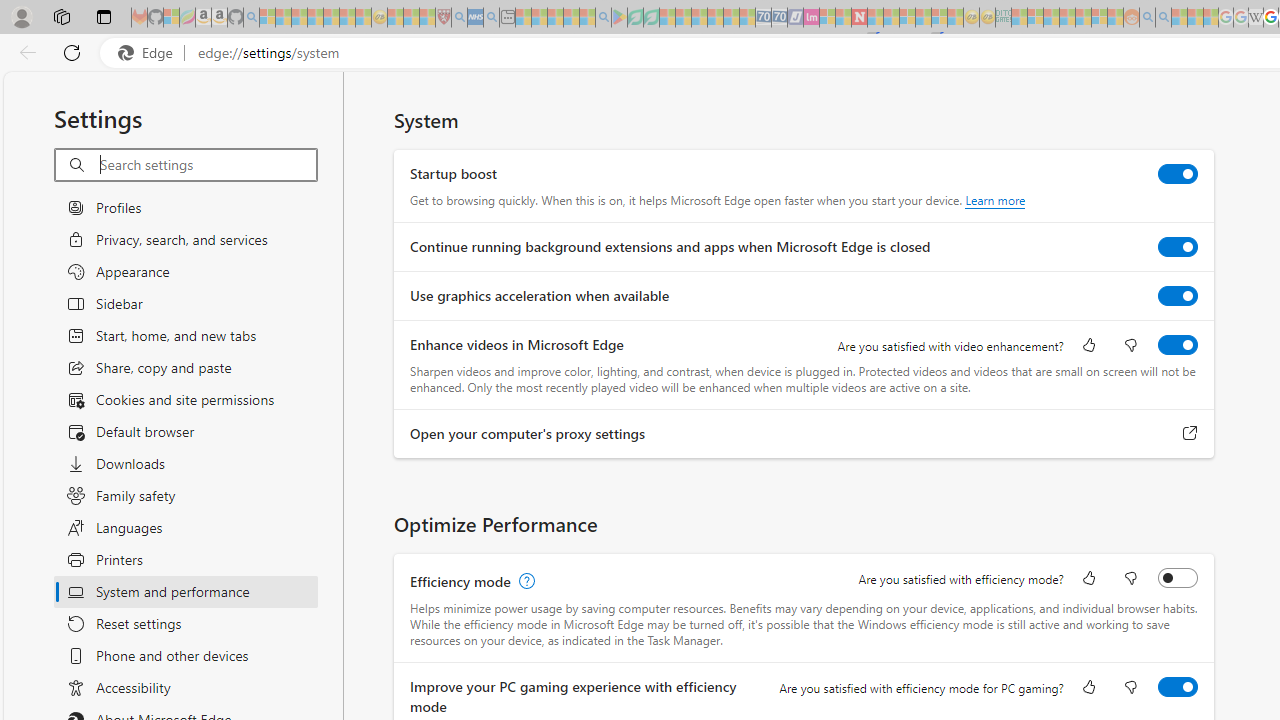  Describe the element at coordinates (1178, 173) in the screenshot. I see `'Startup boost'` at that location.